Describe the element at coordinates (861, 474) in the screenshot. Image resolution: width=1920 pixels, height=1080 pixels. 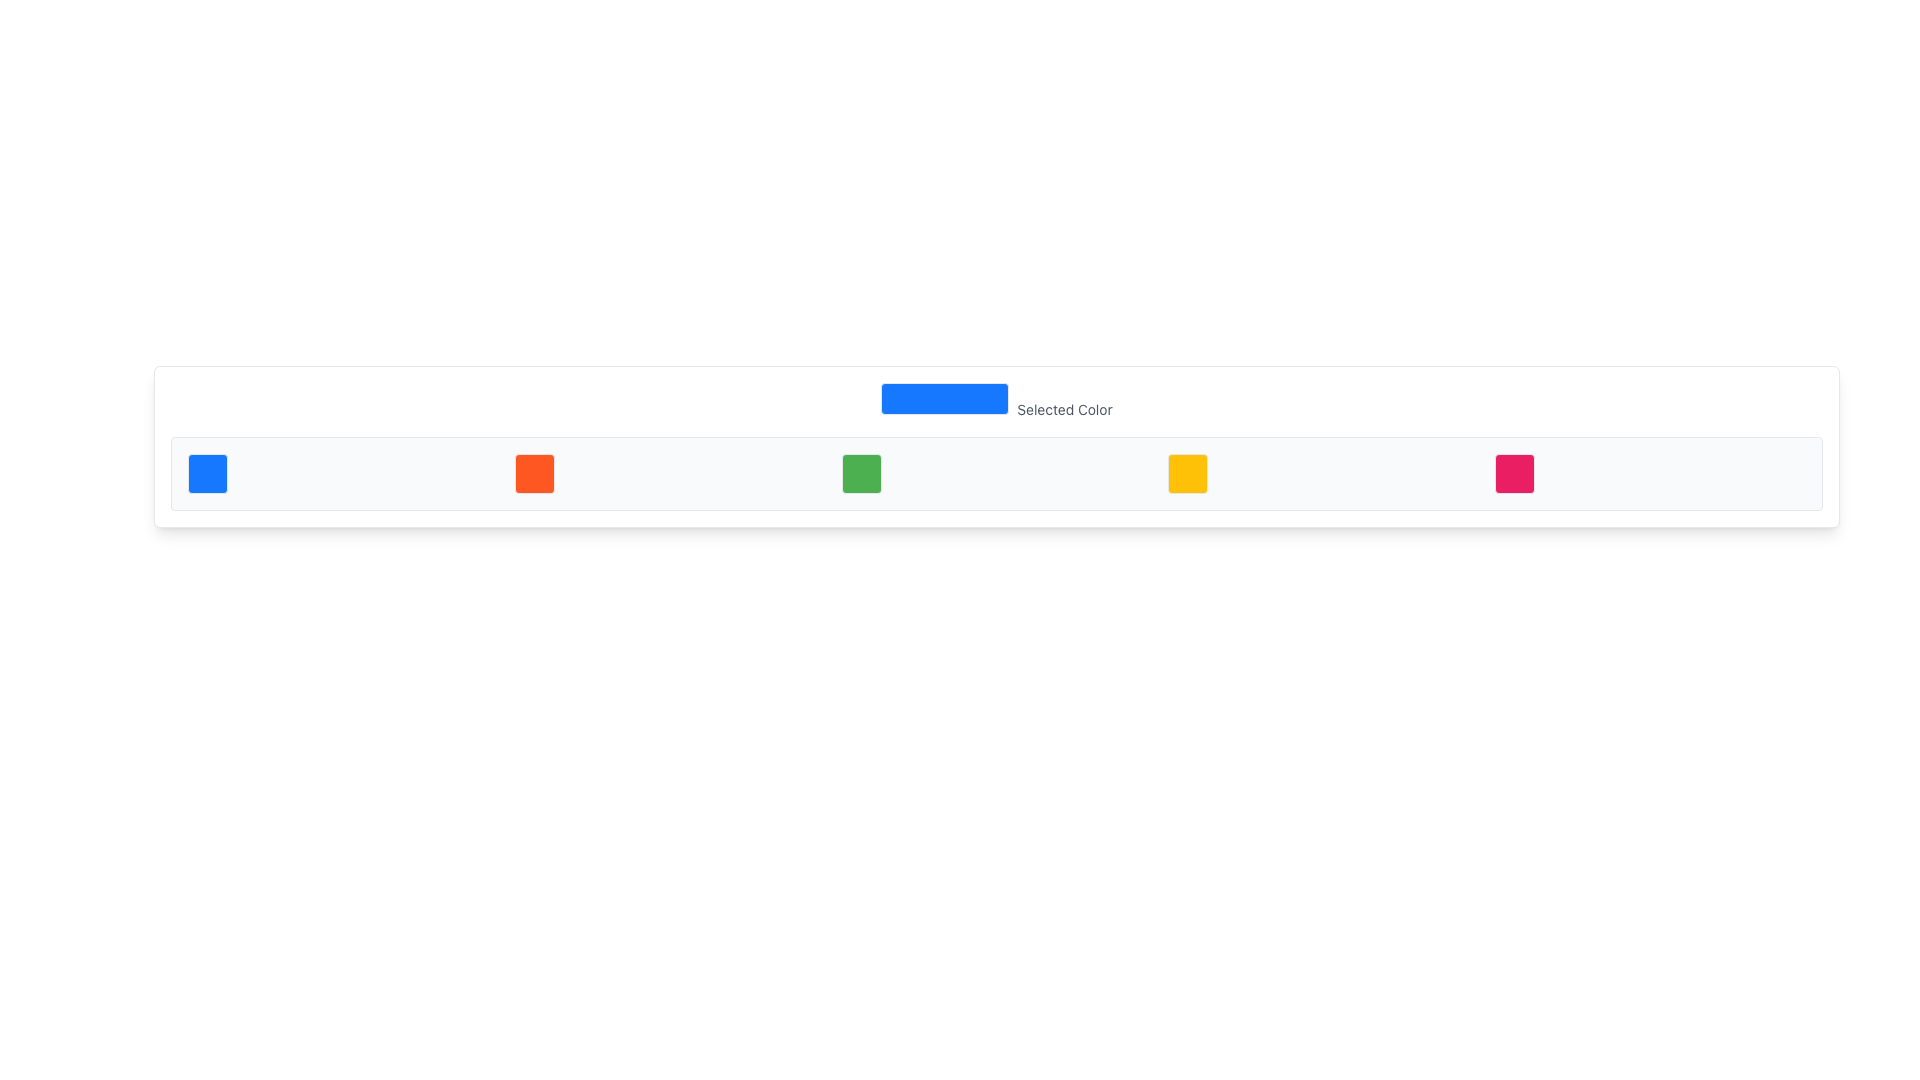
I see `the green colored box with rounded corners, which is the third square in a row of five squares` at that location.